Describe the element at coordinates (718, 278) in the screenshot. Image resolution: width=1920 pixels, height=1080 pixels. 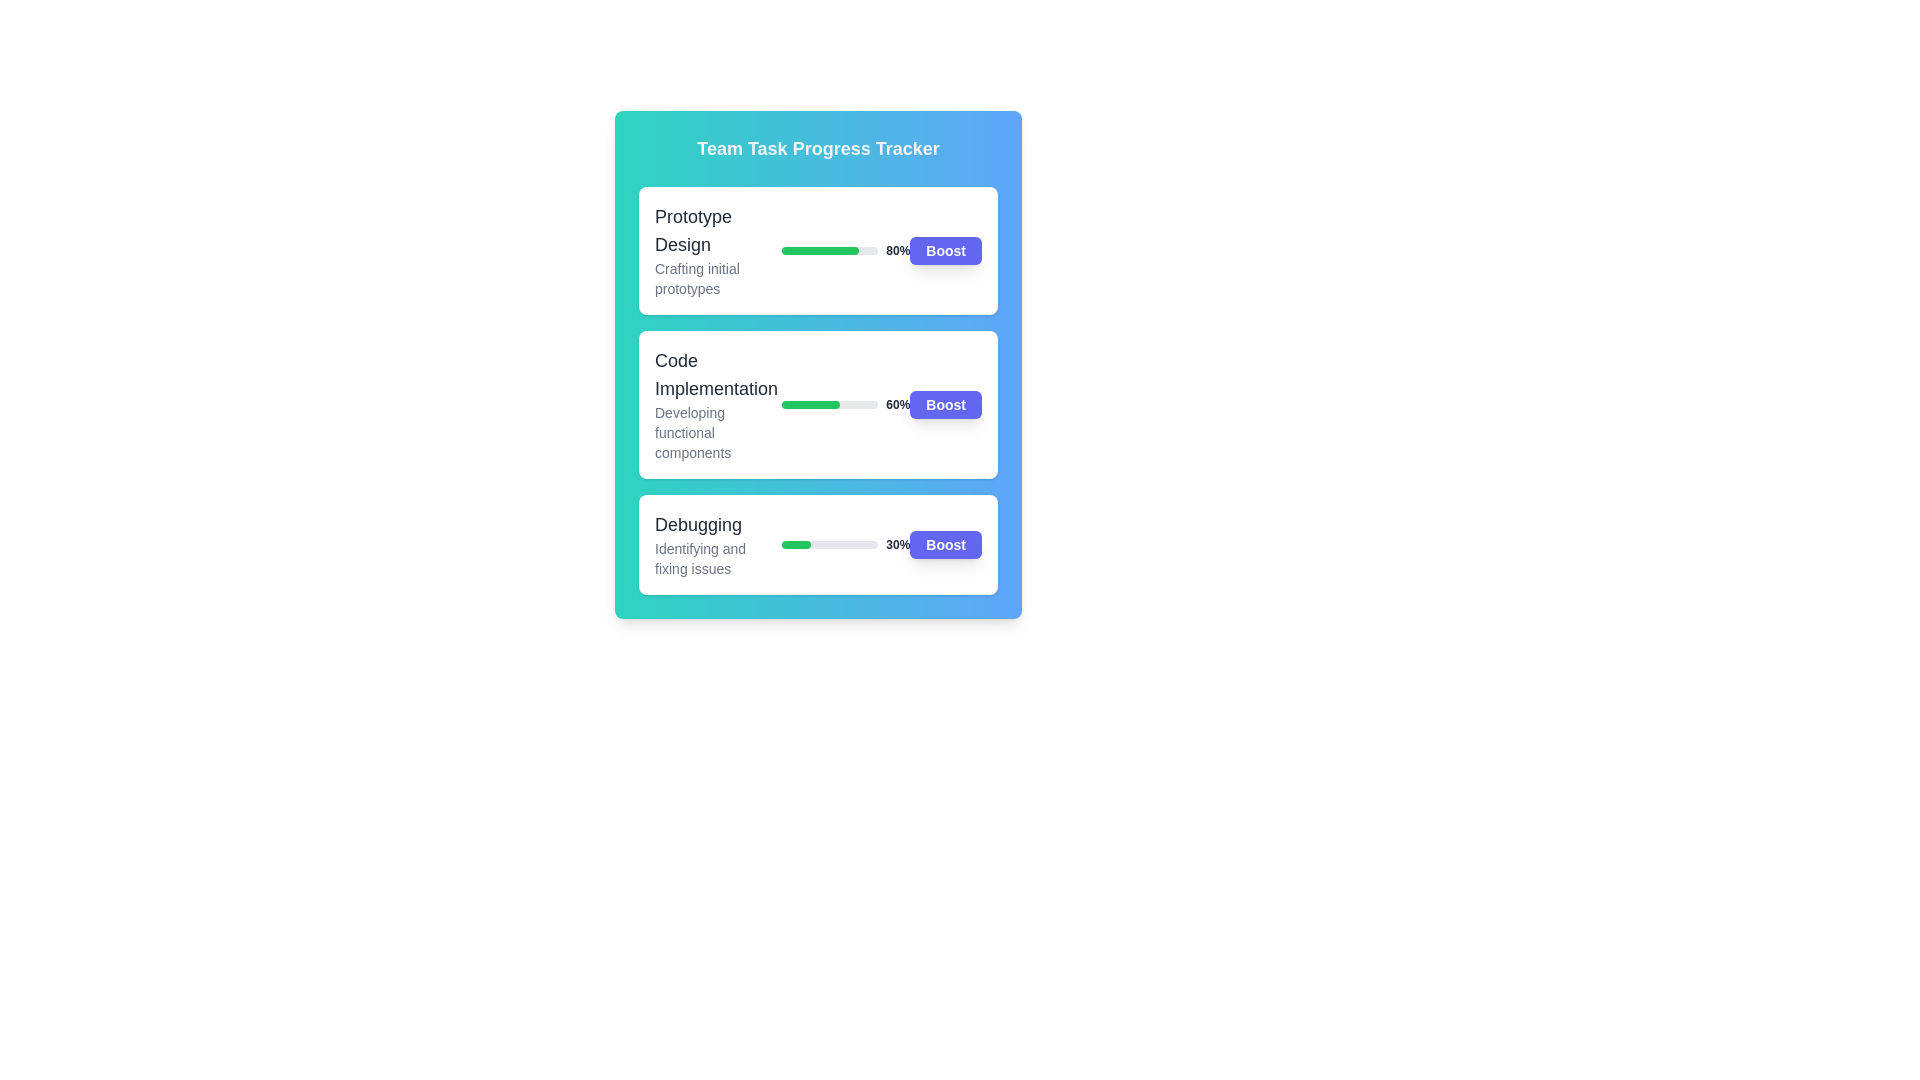
I see `the informational text label providing details about the task titled 'Prototype Design,' which is located below the main heading in the first task box` at that location.